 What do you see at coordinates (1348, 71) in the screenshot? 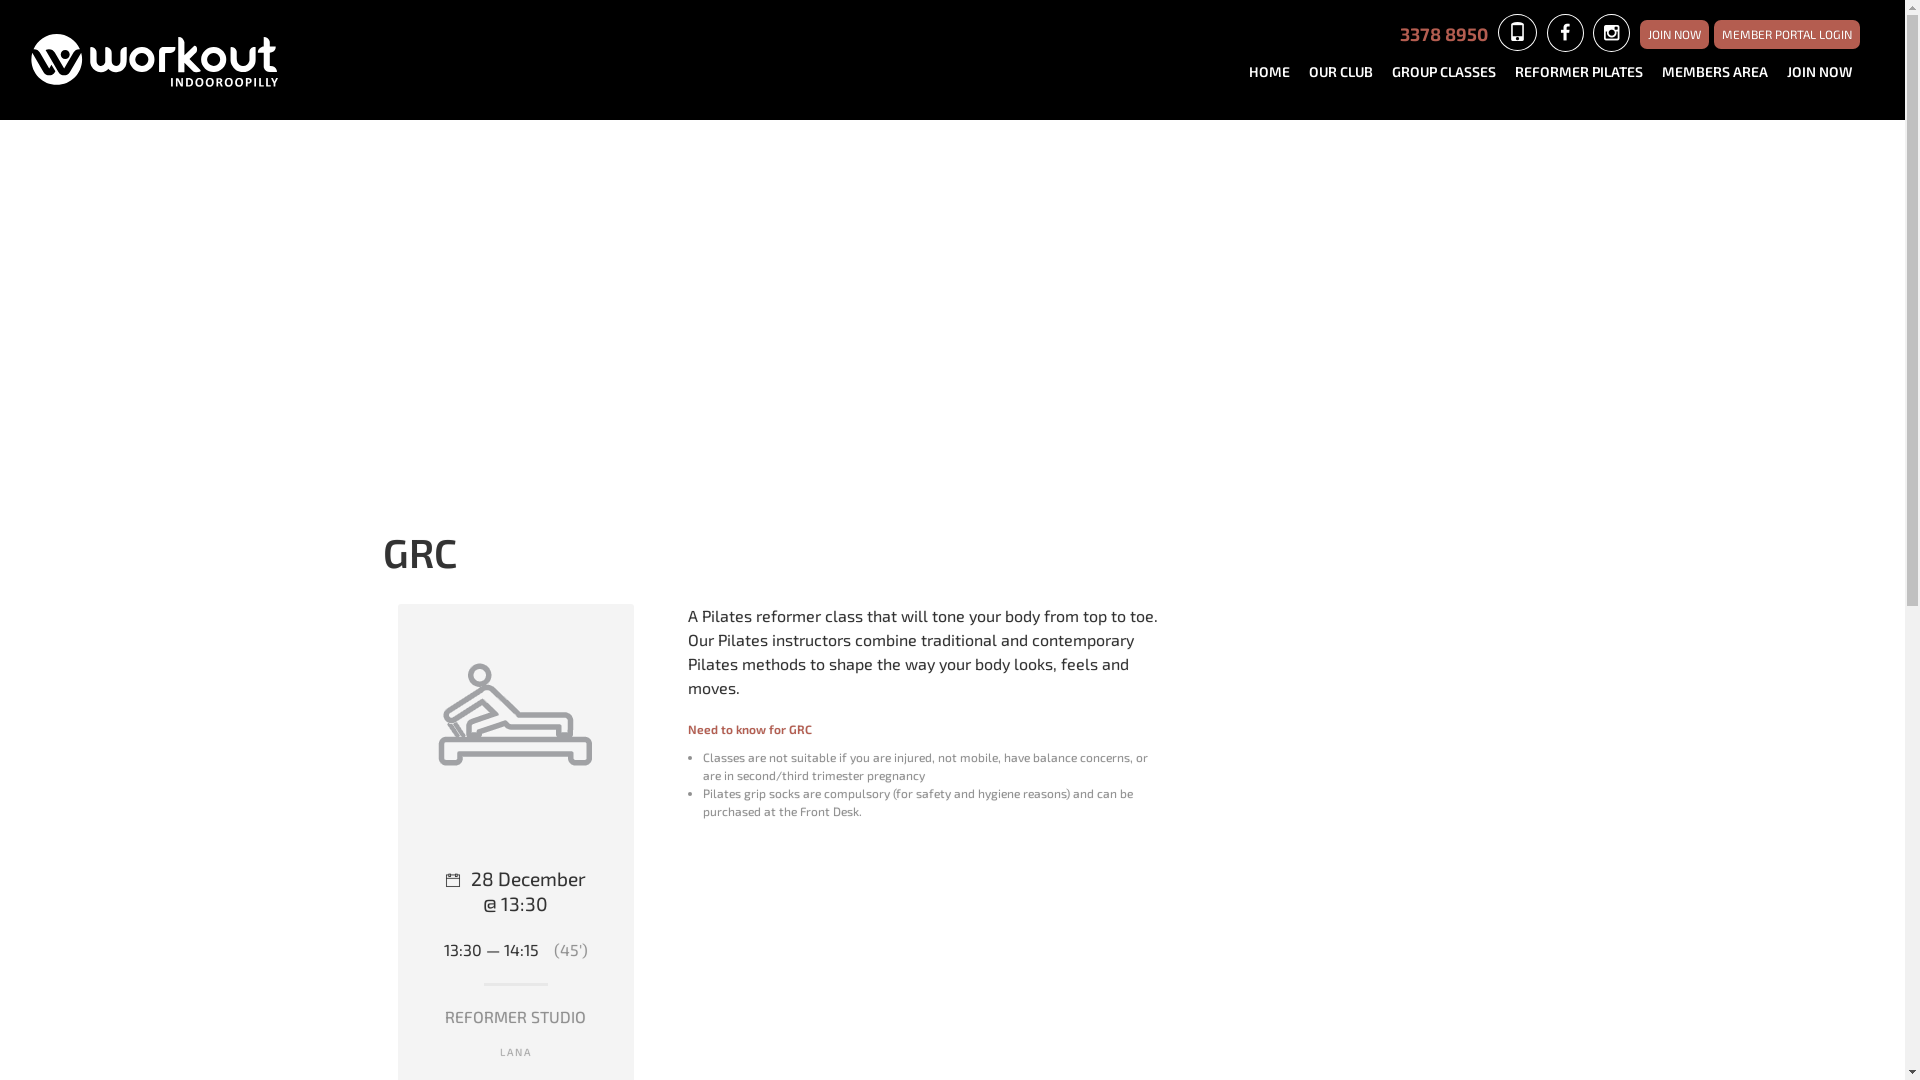
I see `'OUR CLUB'` at bounding box center [1348, 71].